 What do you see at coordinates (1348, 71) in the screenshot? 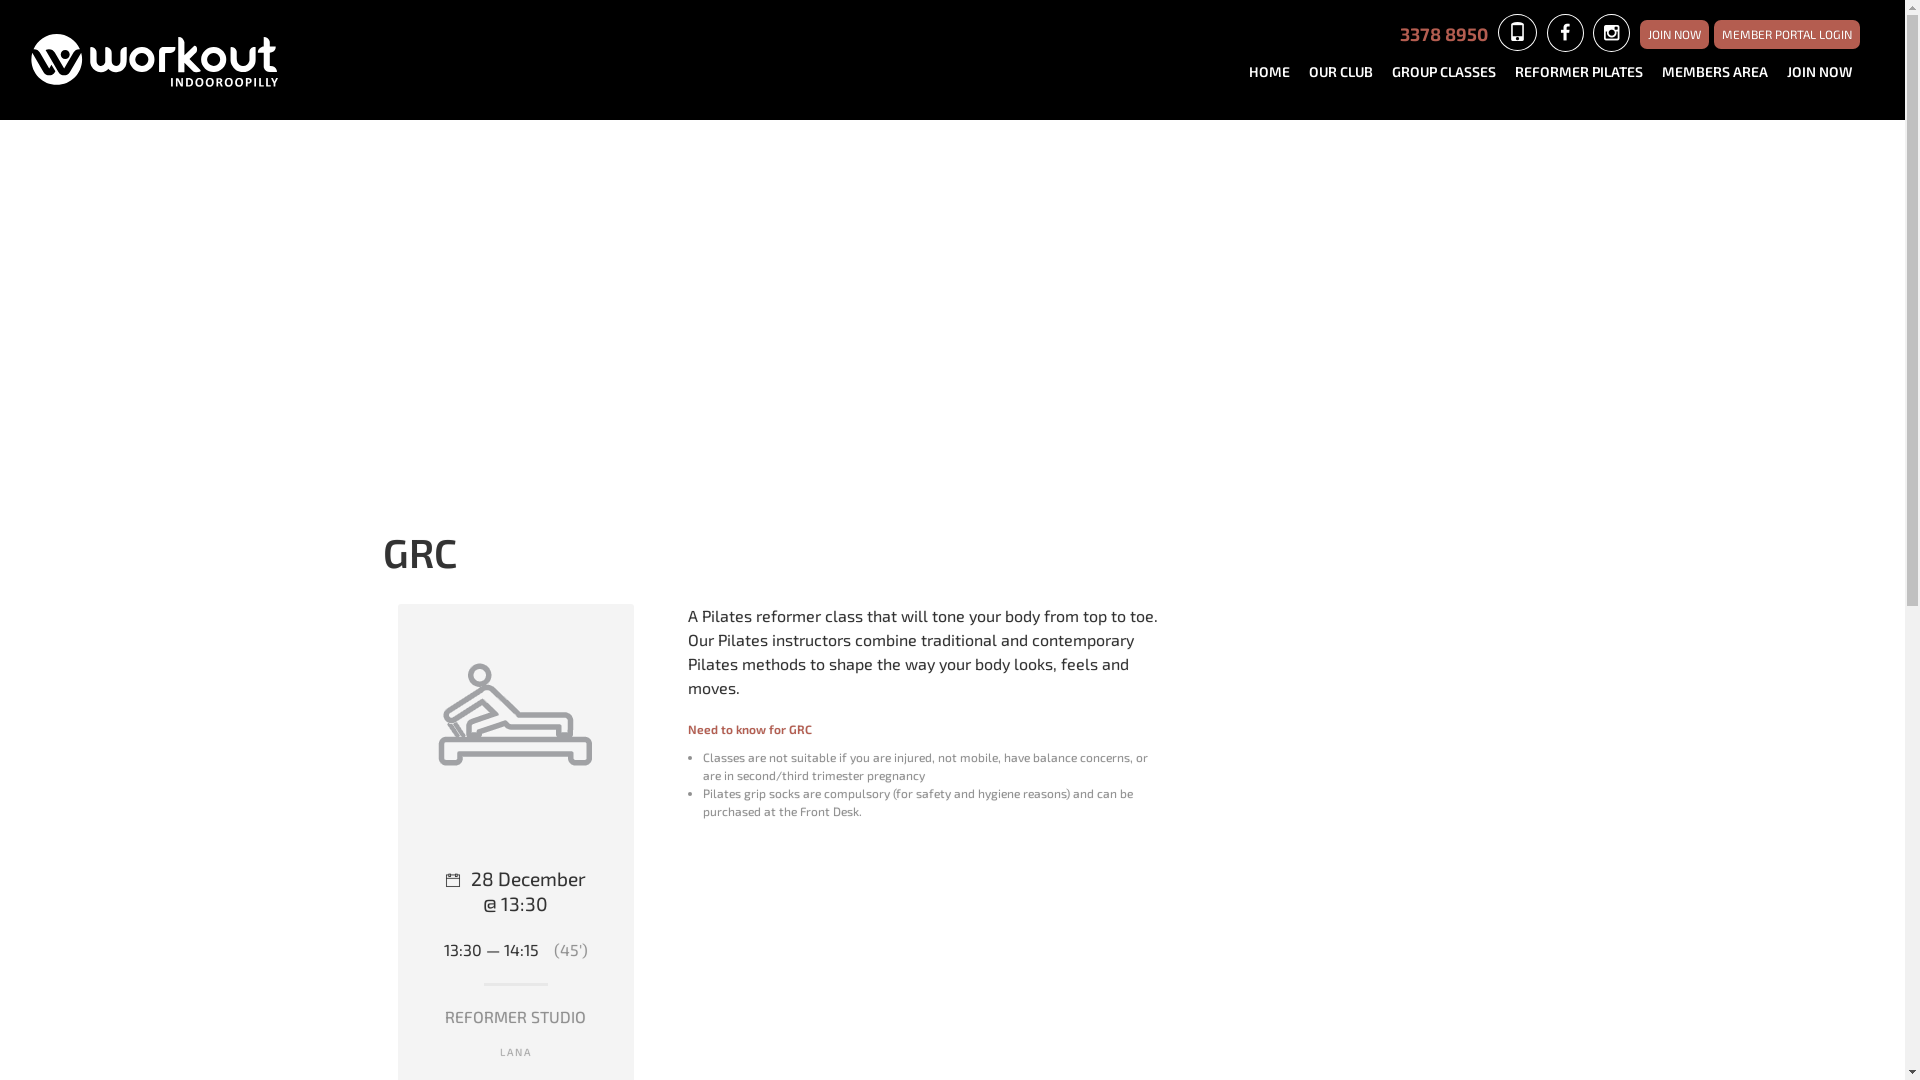
I see `'OUR CLUB'` at bounding box center [1348, 71].